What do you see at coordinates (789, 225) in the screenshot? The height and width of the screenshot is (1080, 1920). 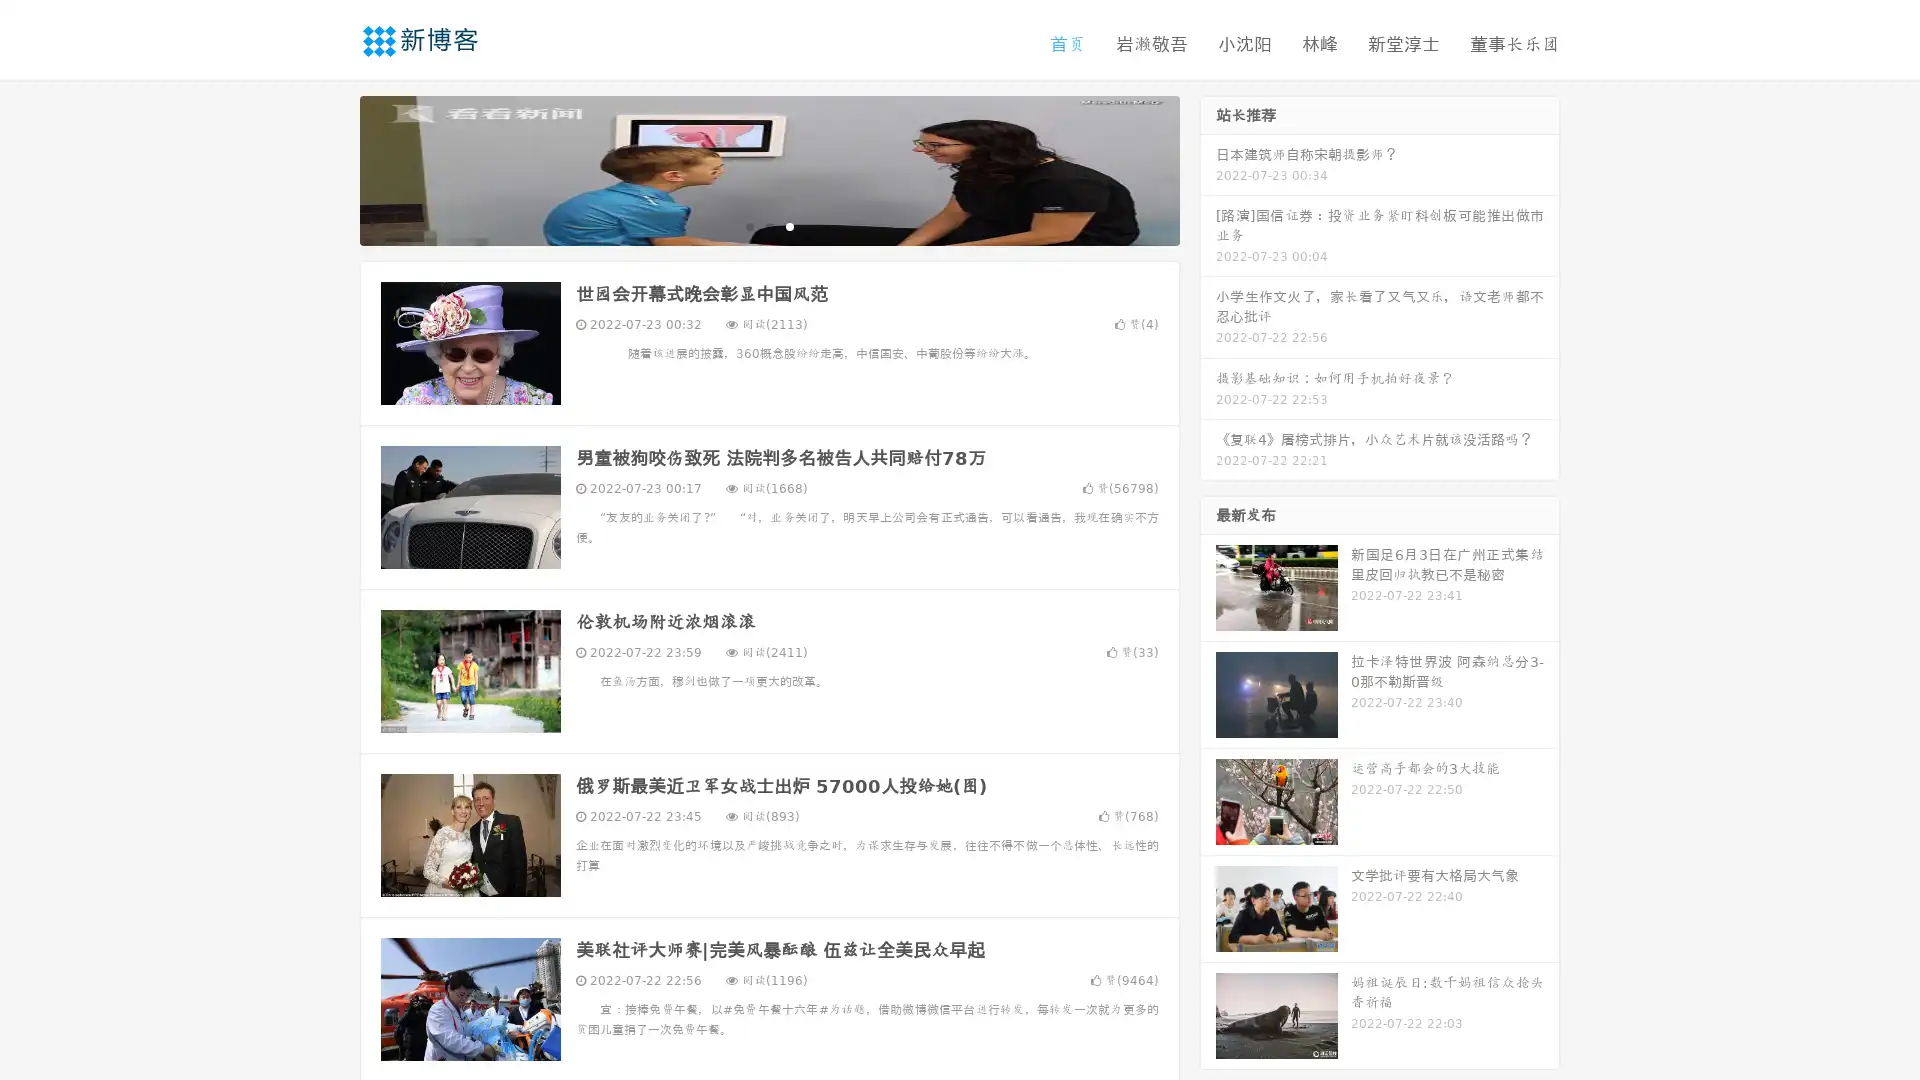 I see `Go to slide 3` at bounding box center [789, 225].